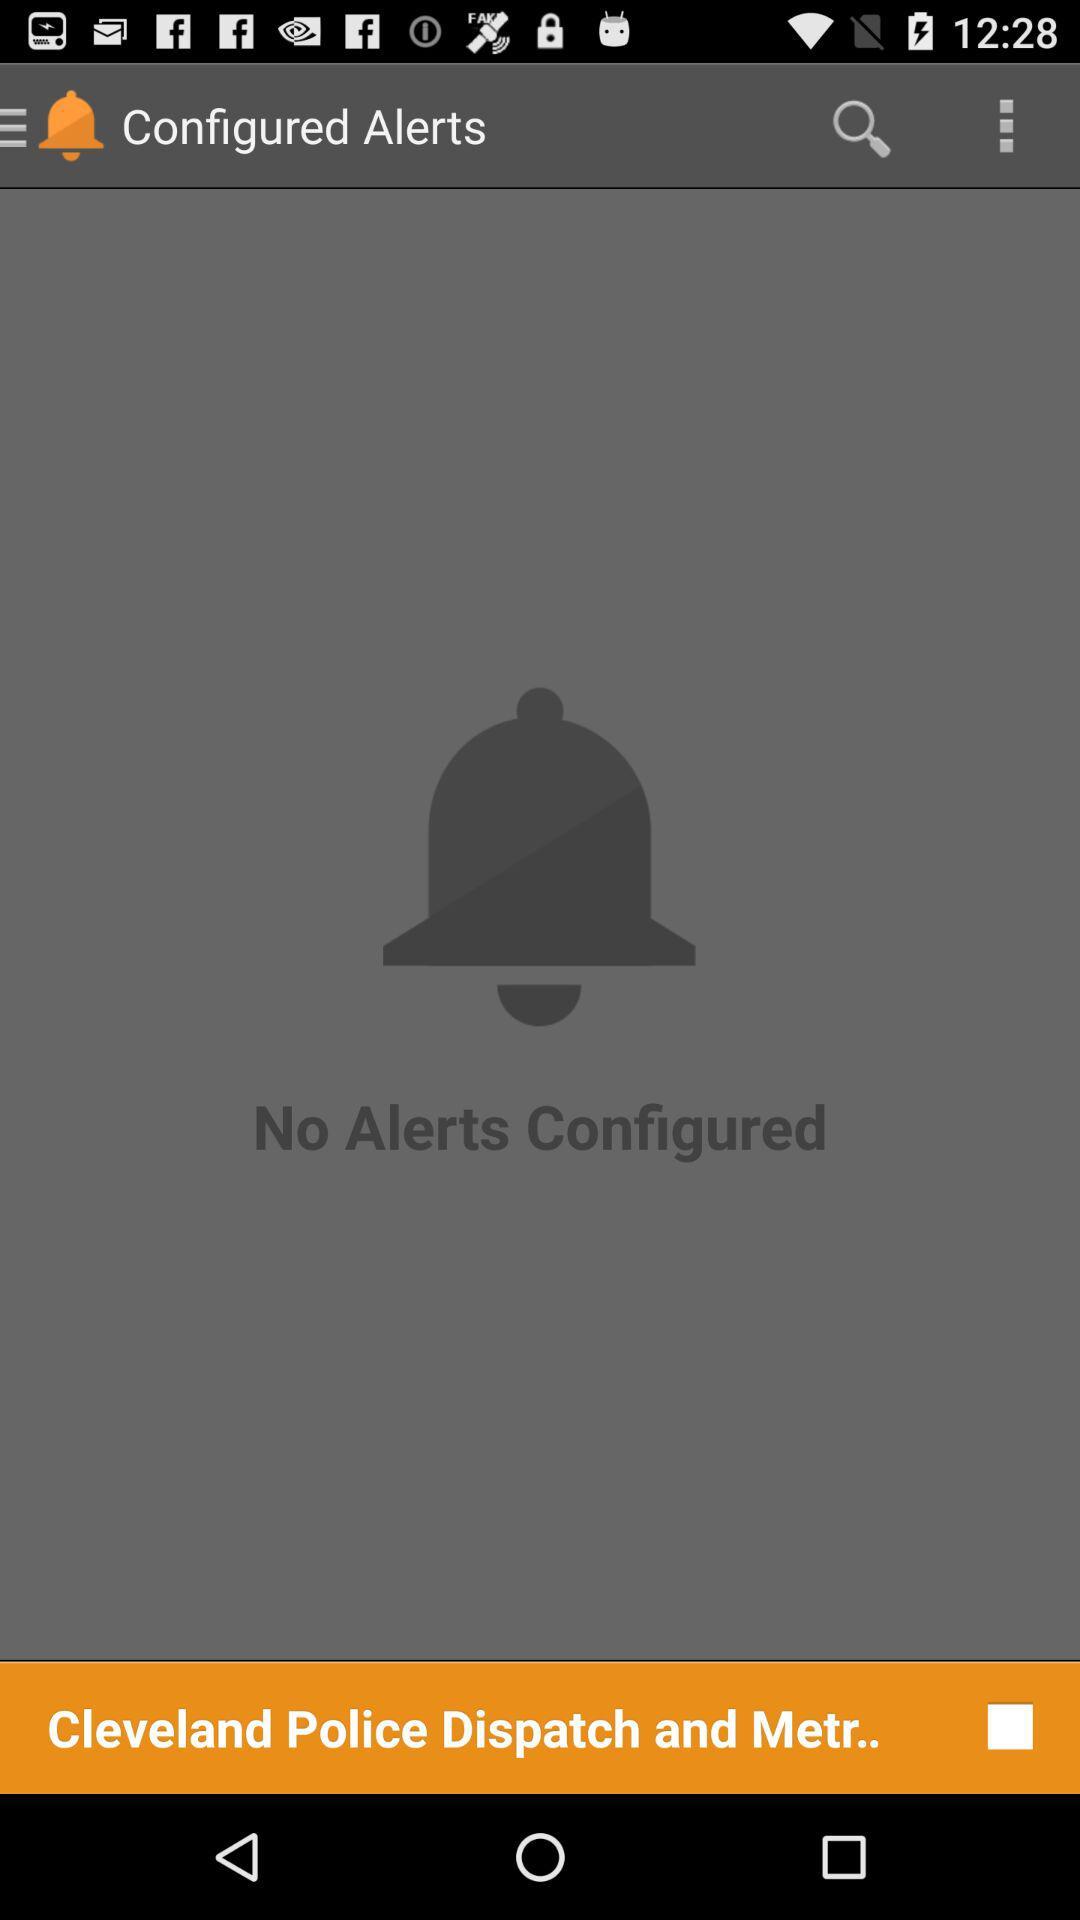 This screenshot has width=1080, height=1920. Describe the element at coordinates (1006, 124) in the screenshot. I see `icon above no alerts configured app` at that location.